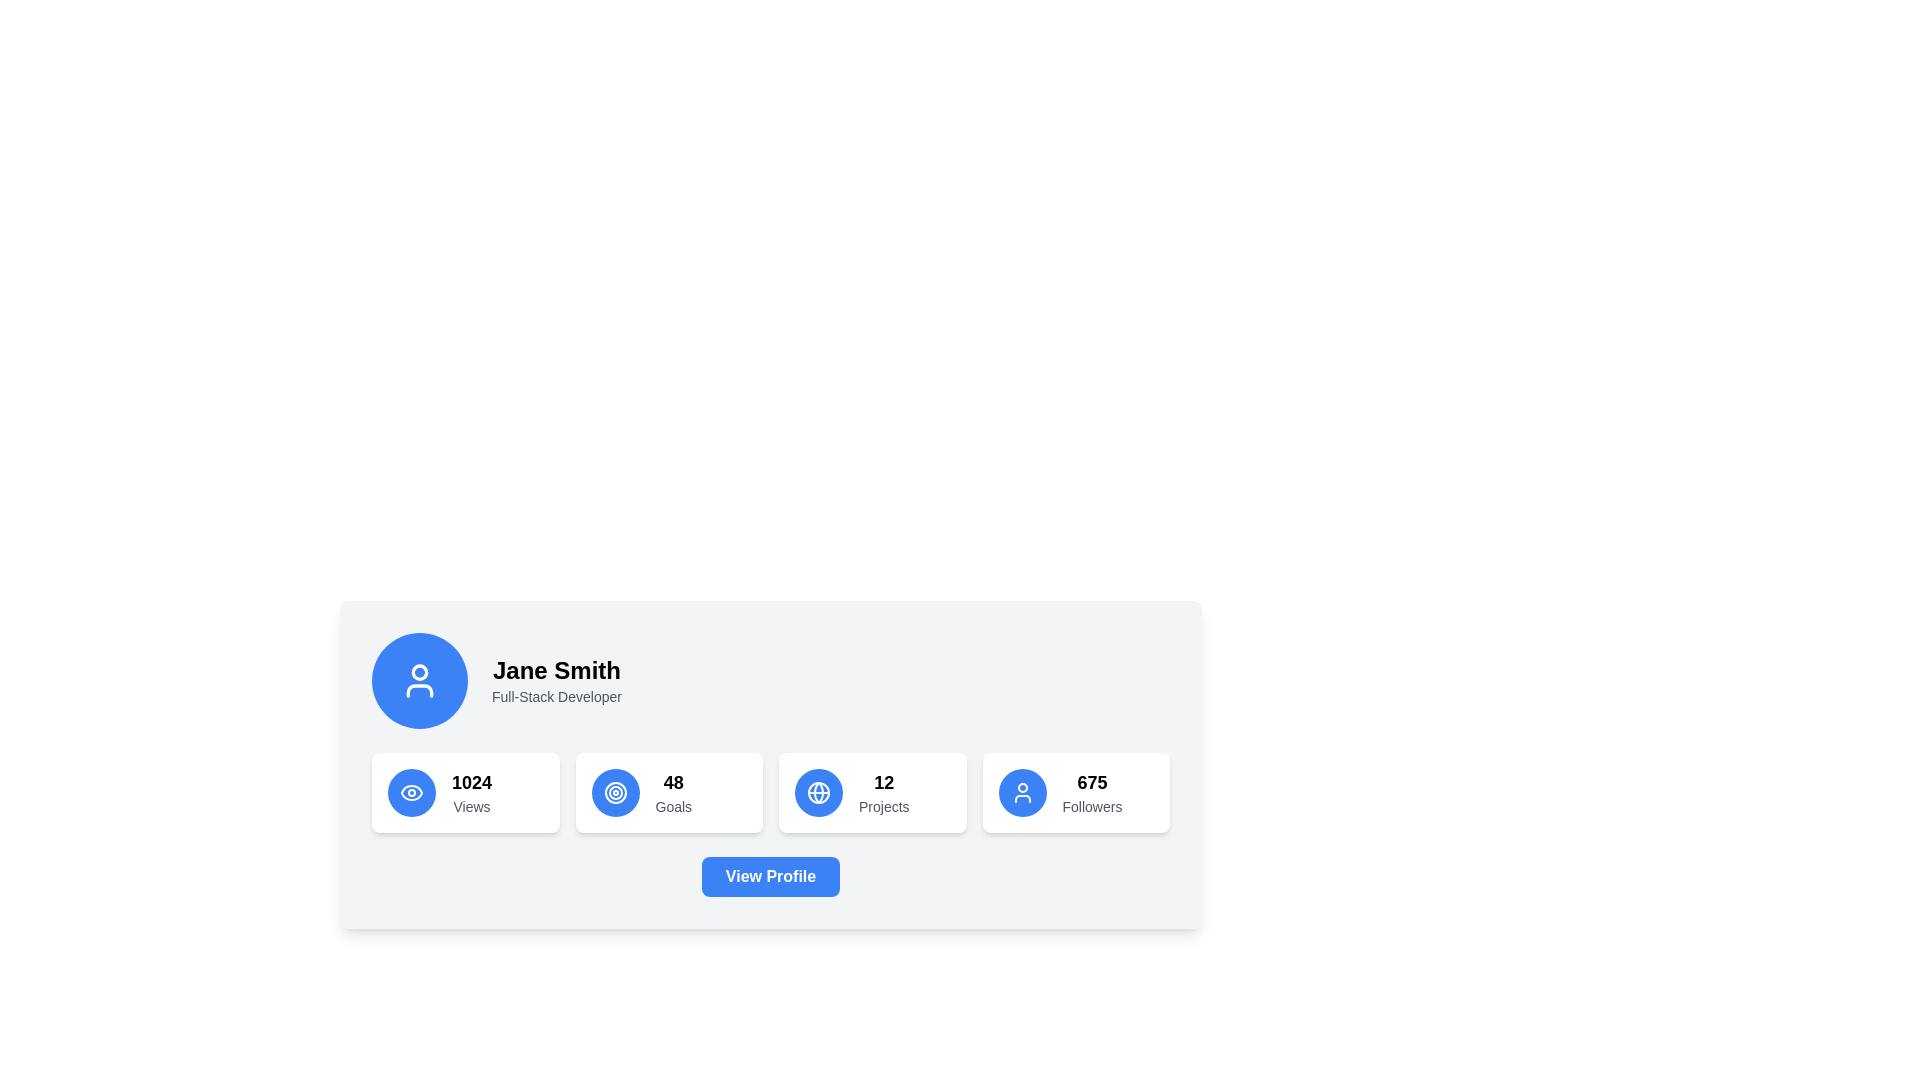  Describe the element at coordinates (872, 792) in the screenshot. I see `the informational display card that shows '12 Projects', which is the third card in a horizontal grid, featuring a blue globe icon and bold text` at that location.